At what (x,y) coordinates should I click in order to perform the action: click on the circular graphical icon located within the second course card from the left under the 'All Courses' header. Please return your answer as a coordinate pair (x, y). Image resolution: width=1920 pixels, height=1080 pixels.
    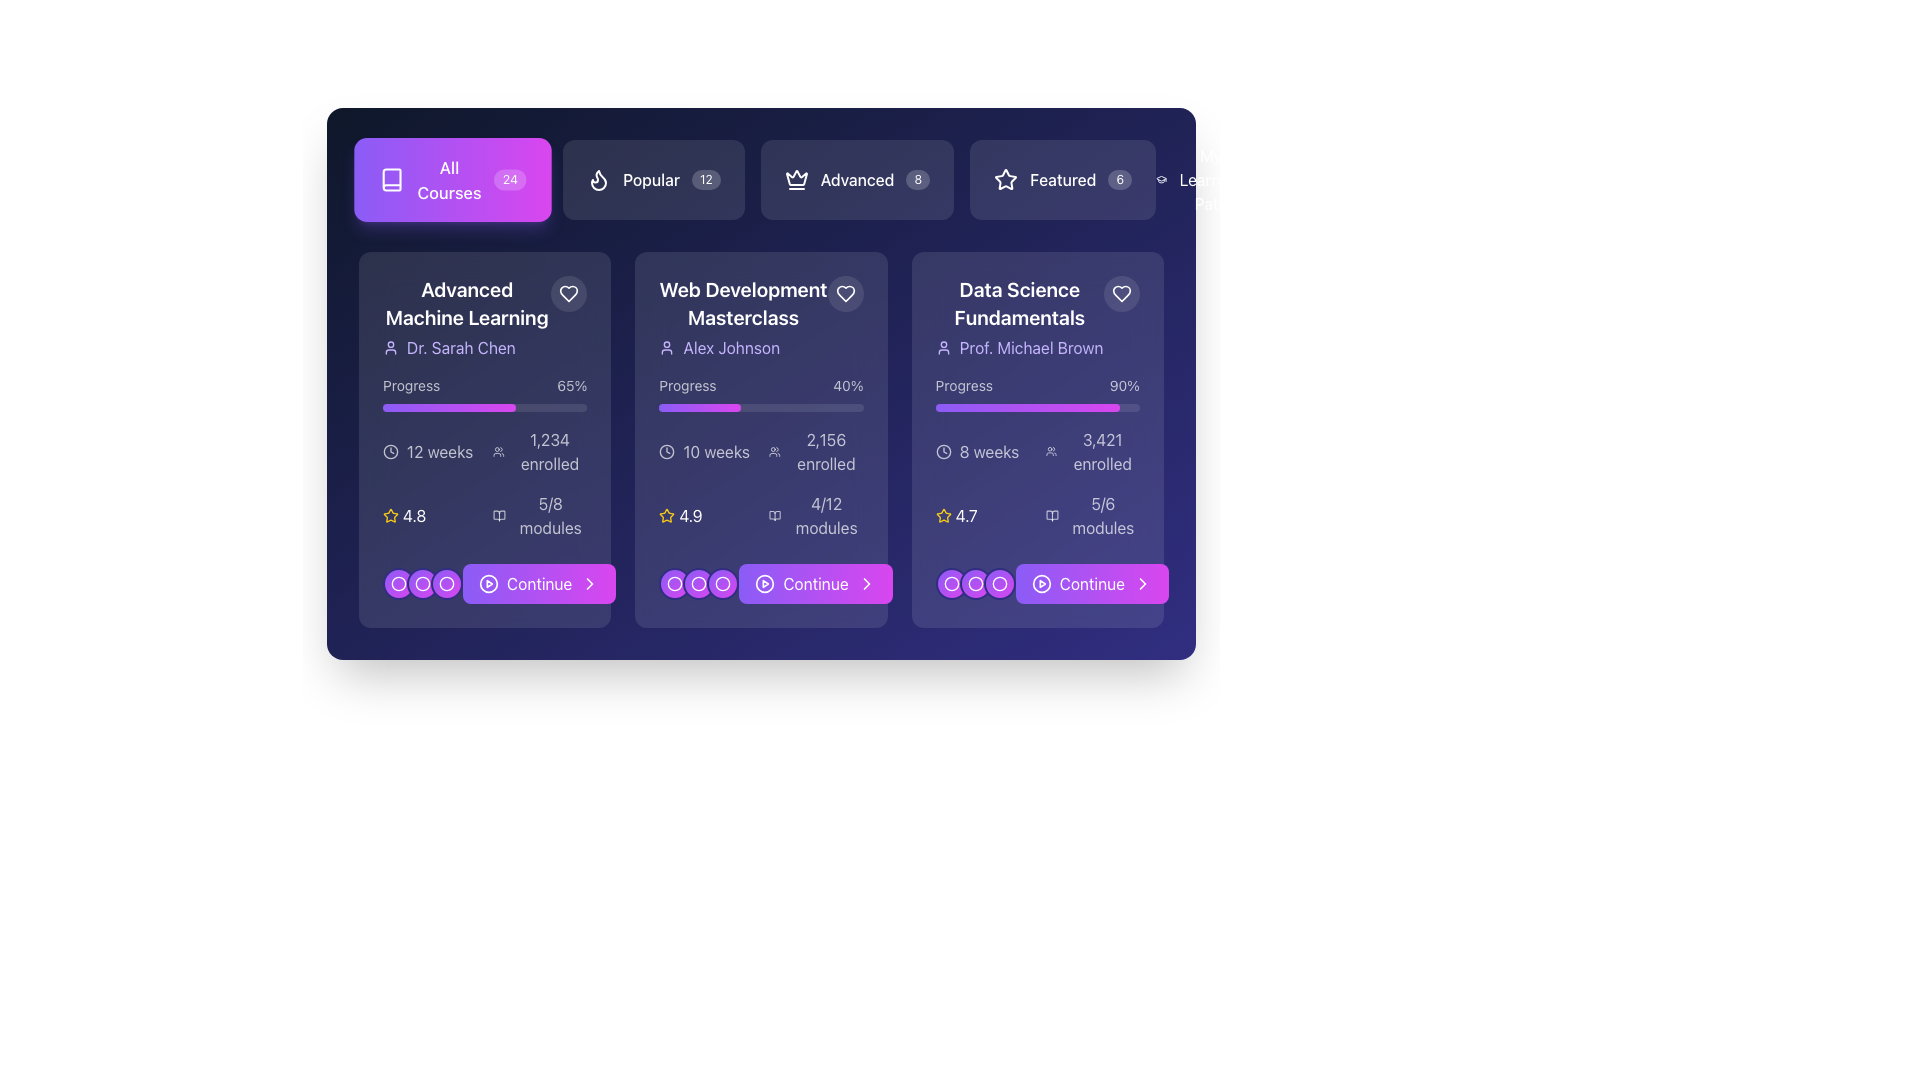
    Looking at the image, I should click on (722, 583).